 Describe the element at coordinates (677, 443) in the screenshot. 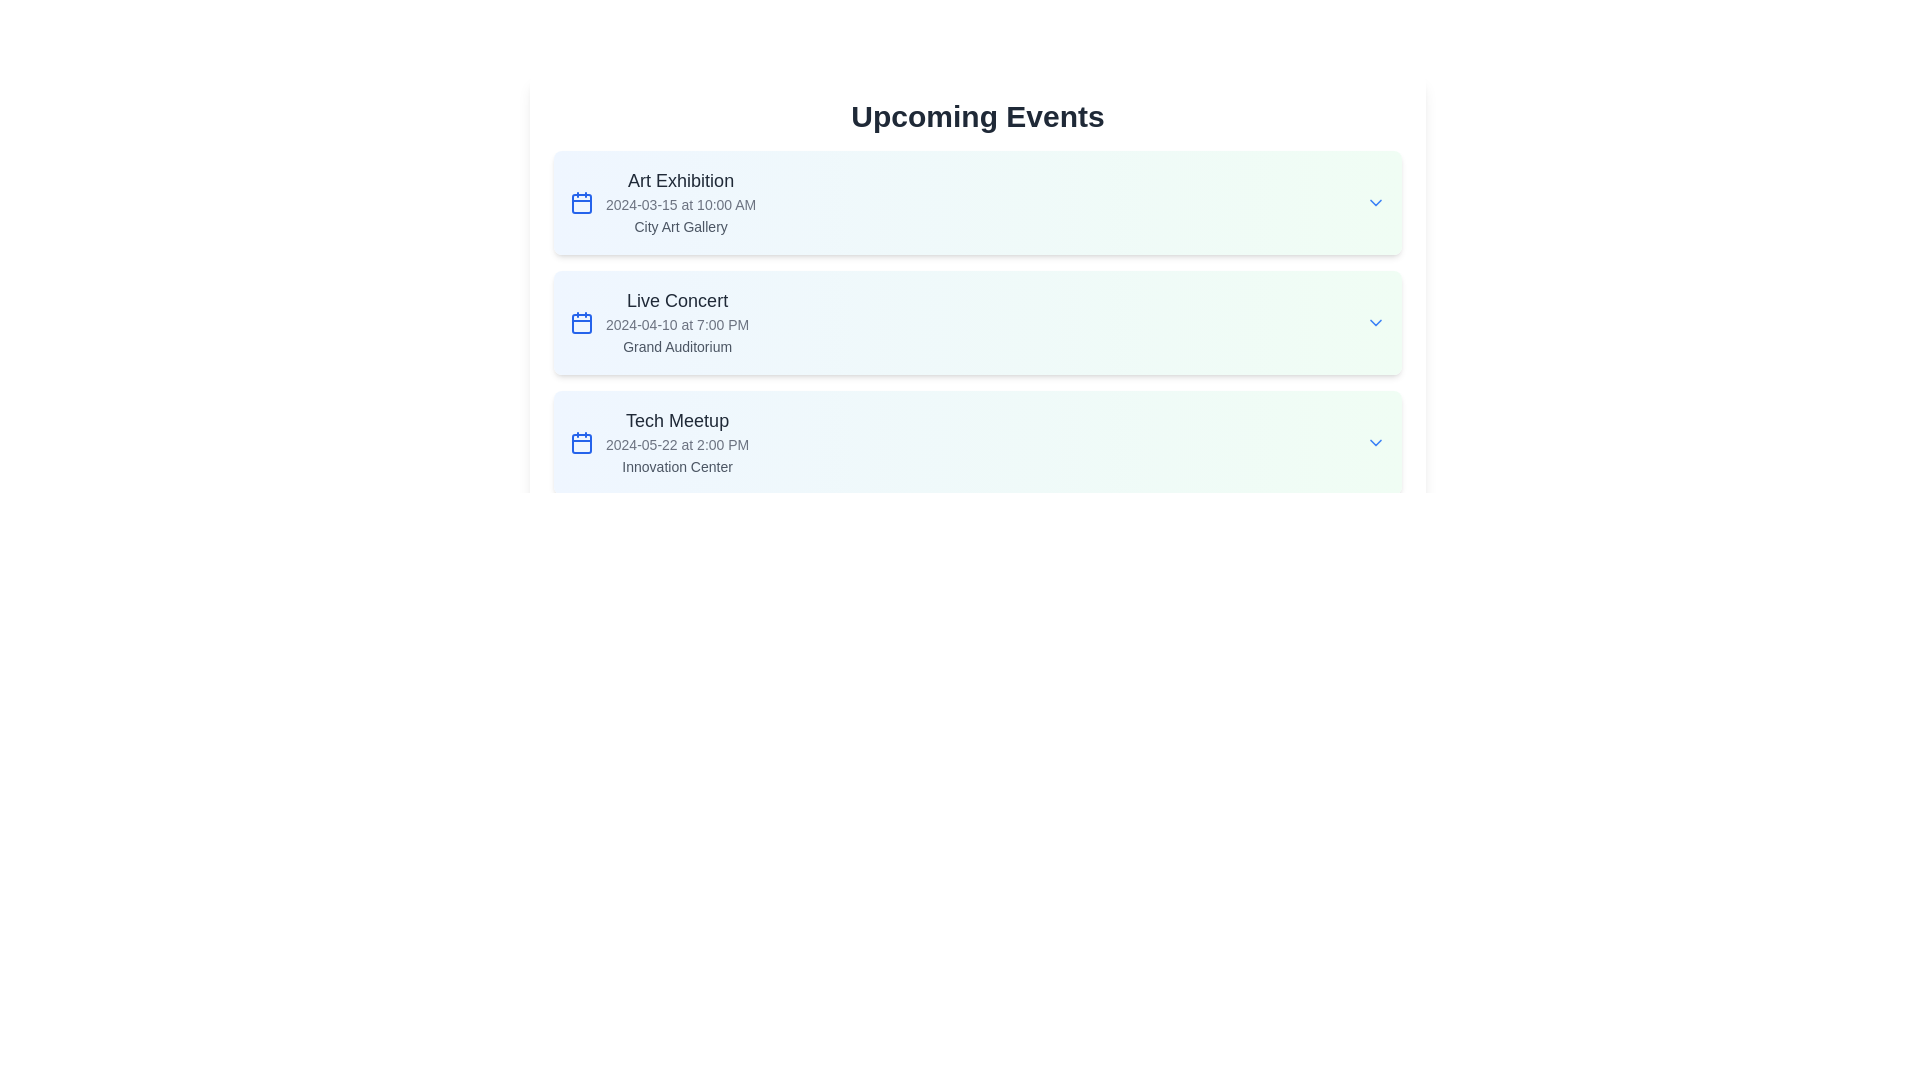

I see `the text element that informs the user of the scheduled date and time for the 'Tech Meetup' event, located in the 'Tech Meetup' section of the 'Upcoming Events' panel` at that location.